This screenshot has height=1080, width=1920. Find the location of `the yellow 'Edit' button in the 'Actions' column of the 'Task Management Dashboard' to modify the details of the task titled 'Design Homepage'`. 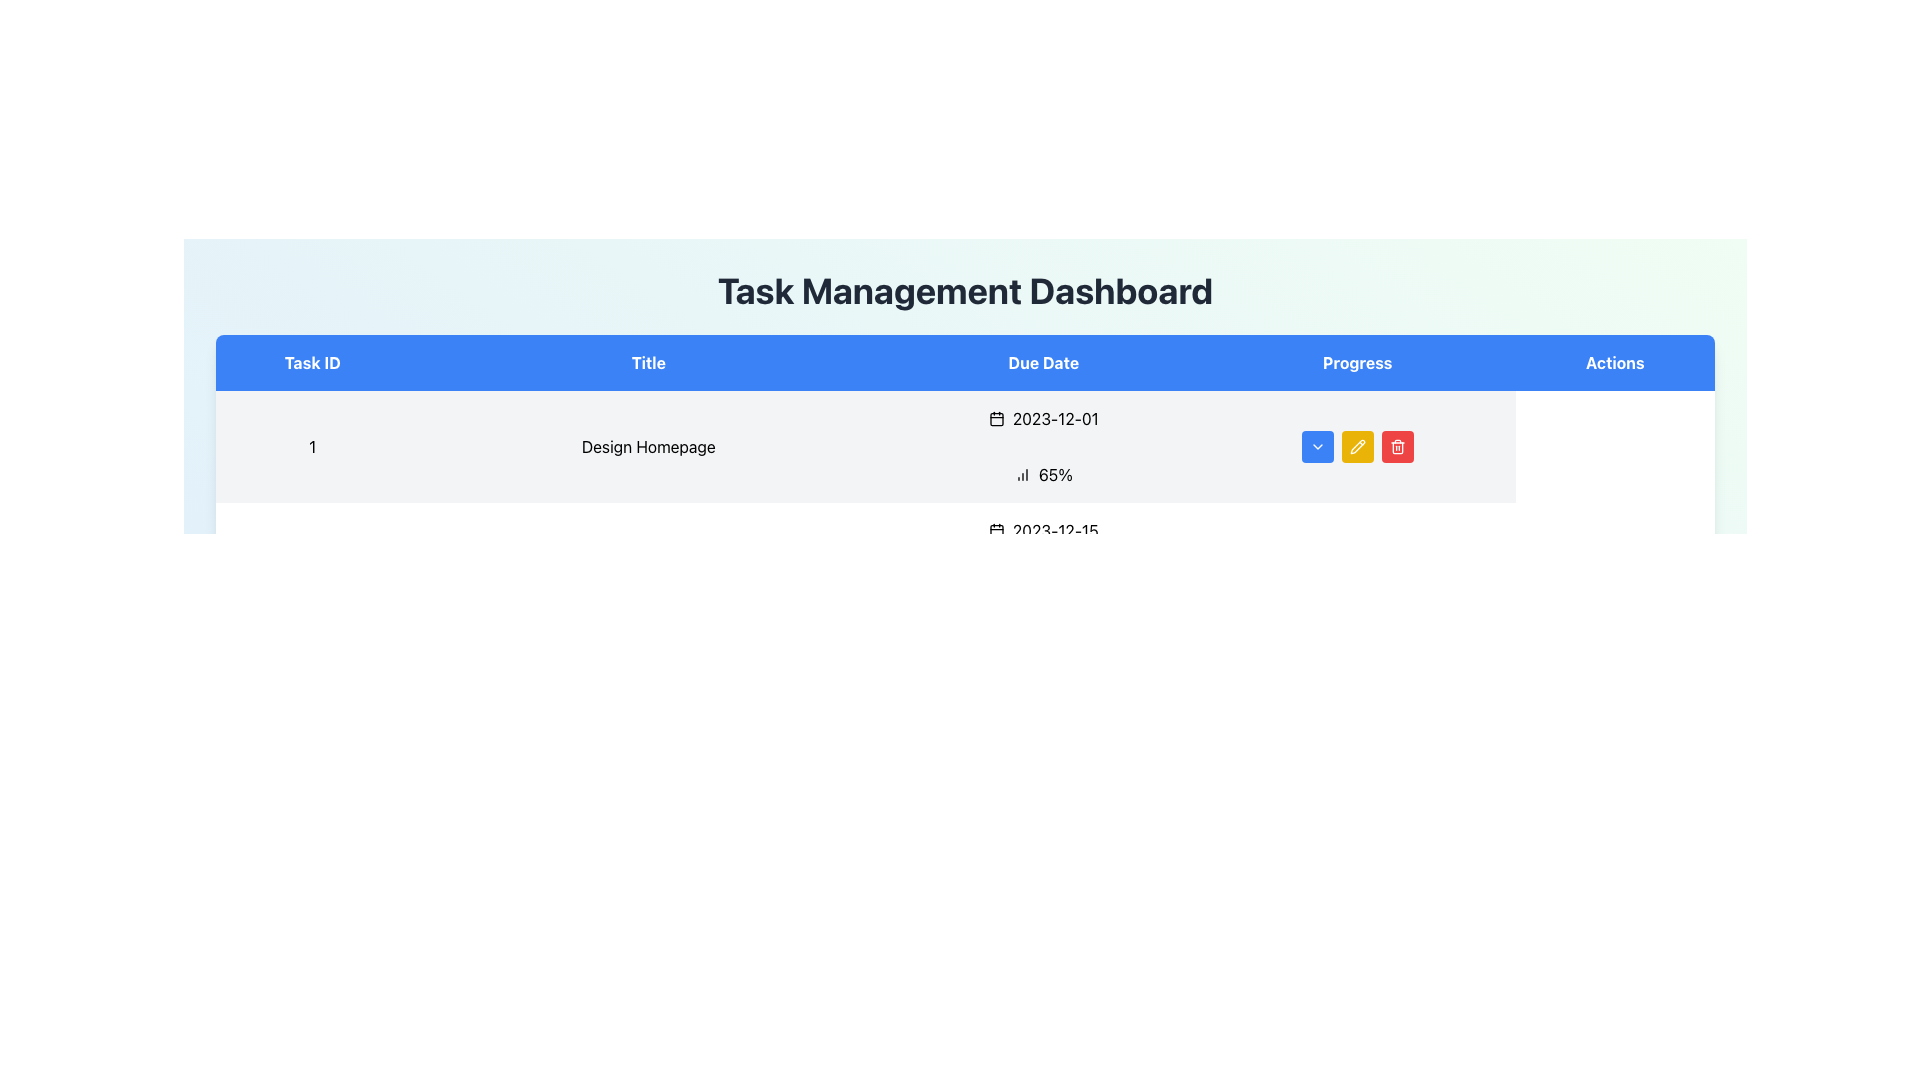

the yellow 'Edit' button in the 'Actions' column of the 'Task Management Dashboard' to modify the details of the task titled 'Design Homepage' is located at coordinates (1357, 446).